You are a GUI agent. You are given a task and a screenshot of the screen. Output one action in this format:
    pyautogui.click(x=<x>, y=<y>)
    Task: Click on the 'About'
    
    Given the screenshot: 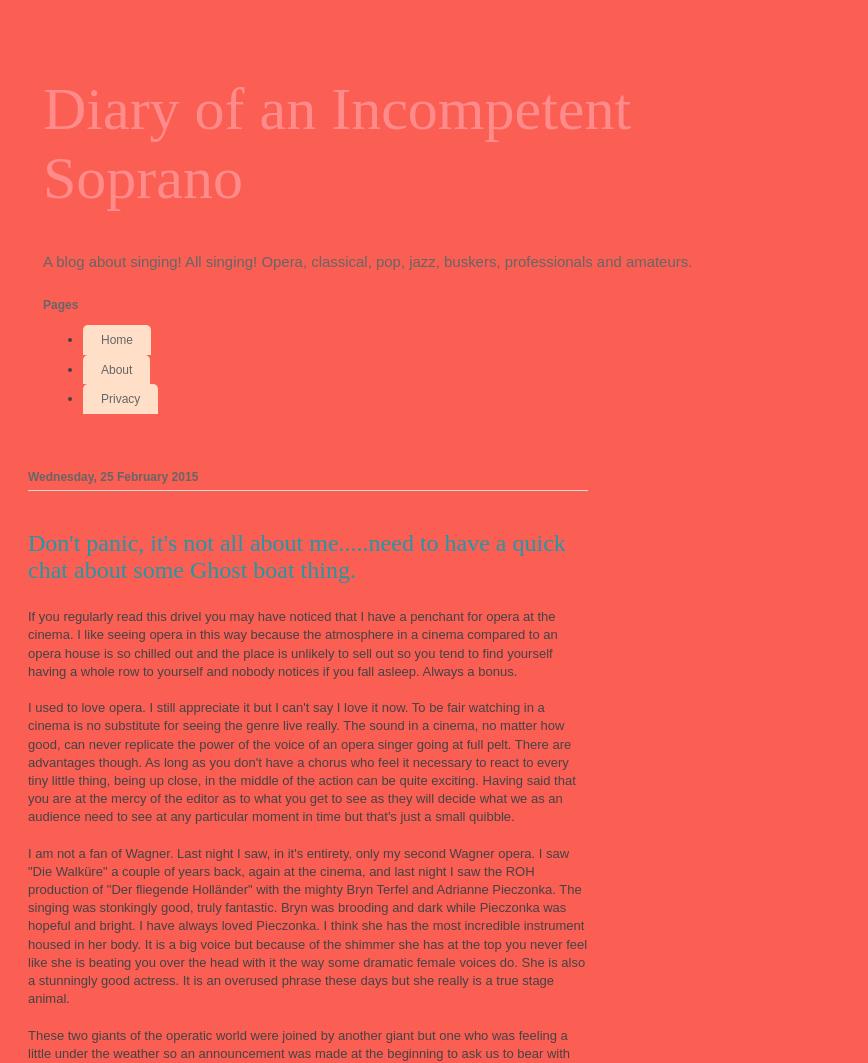 What is the action you would take?
    pyautogui.click(x=116, y=368)
    